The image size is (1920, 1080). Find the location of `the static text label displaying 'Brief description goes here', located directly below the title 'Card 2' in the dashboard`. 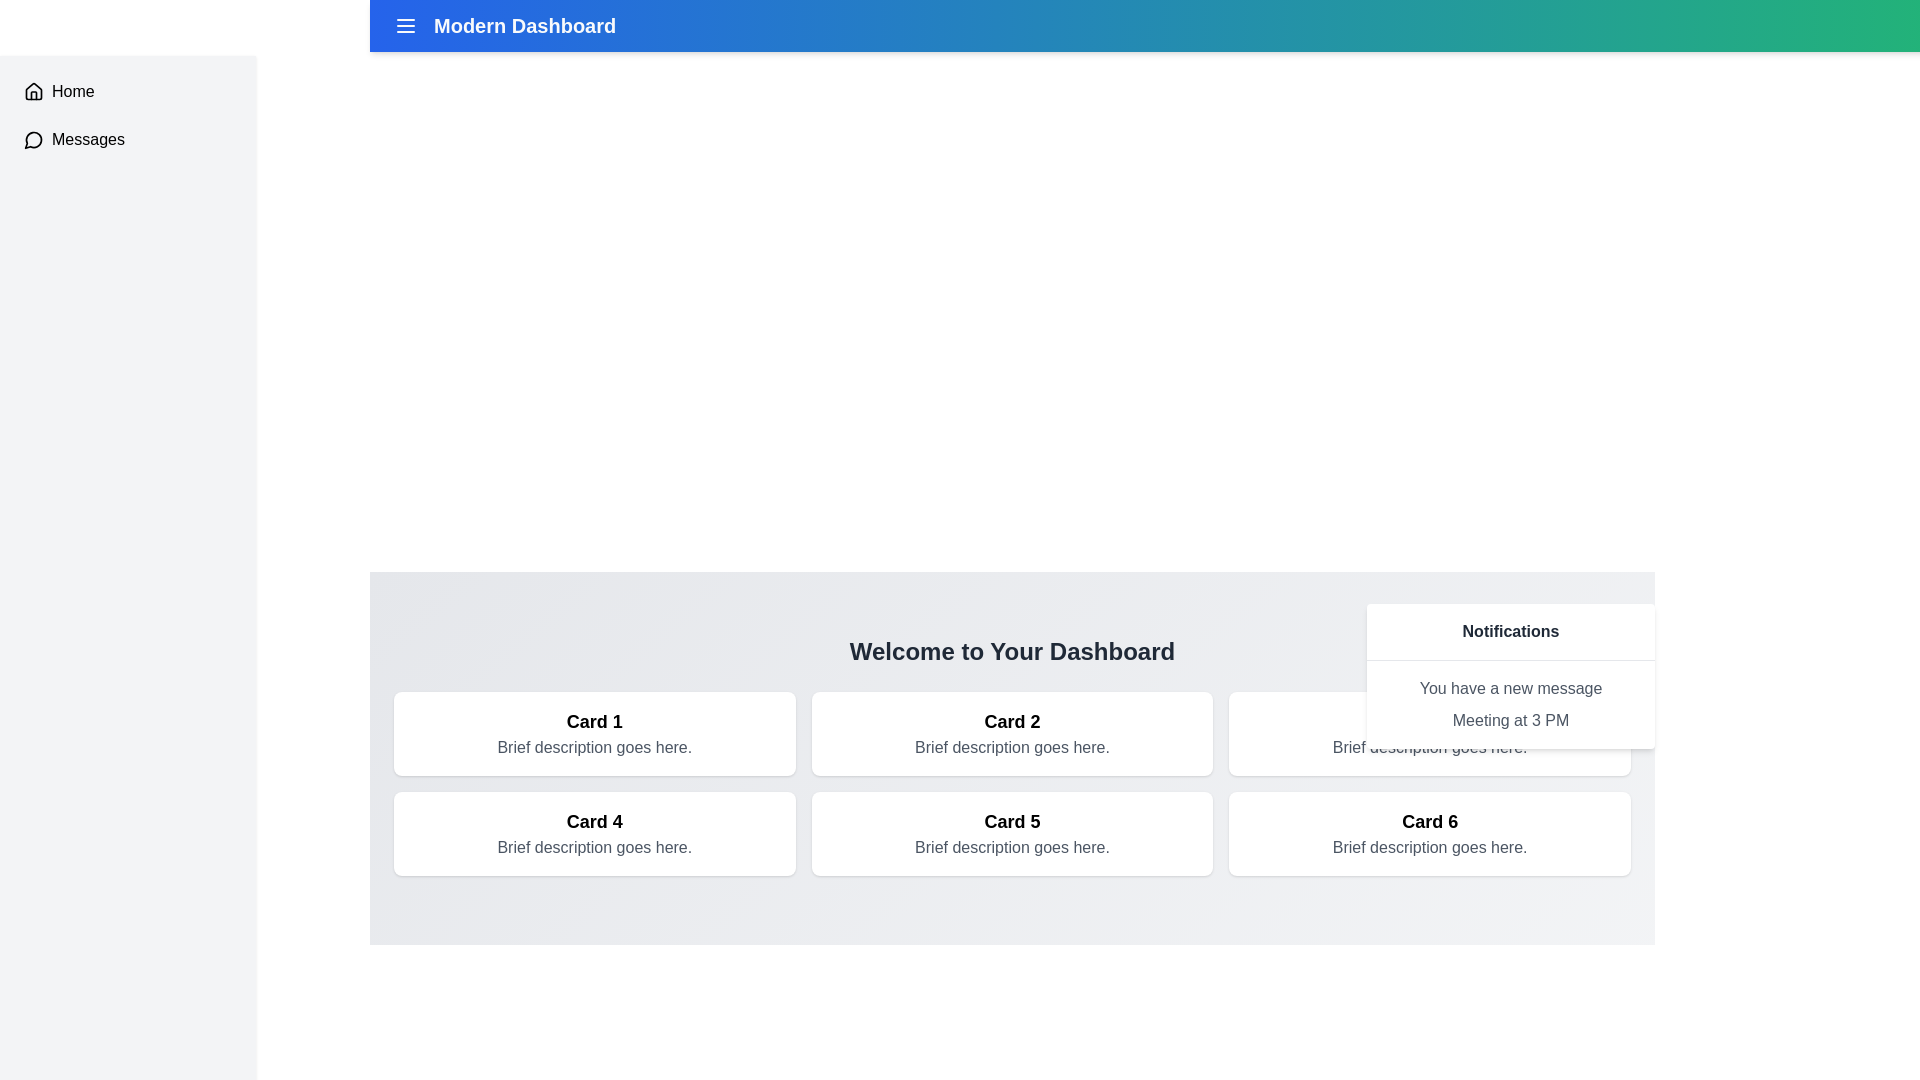

the static text label displaying 'Brief description goes here', located directly below the title 'Card 2' in the dashboard is located at coordinates (1012, 748).